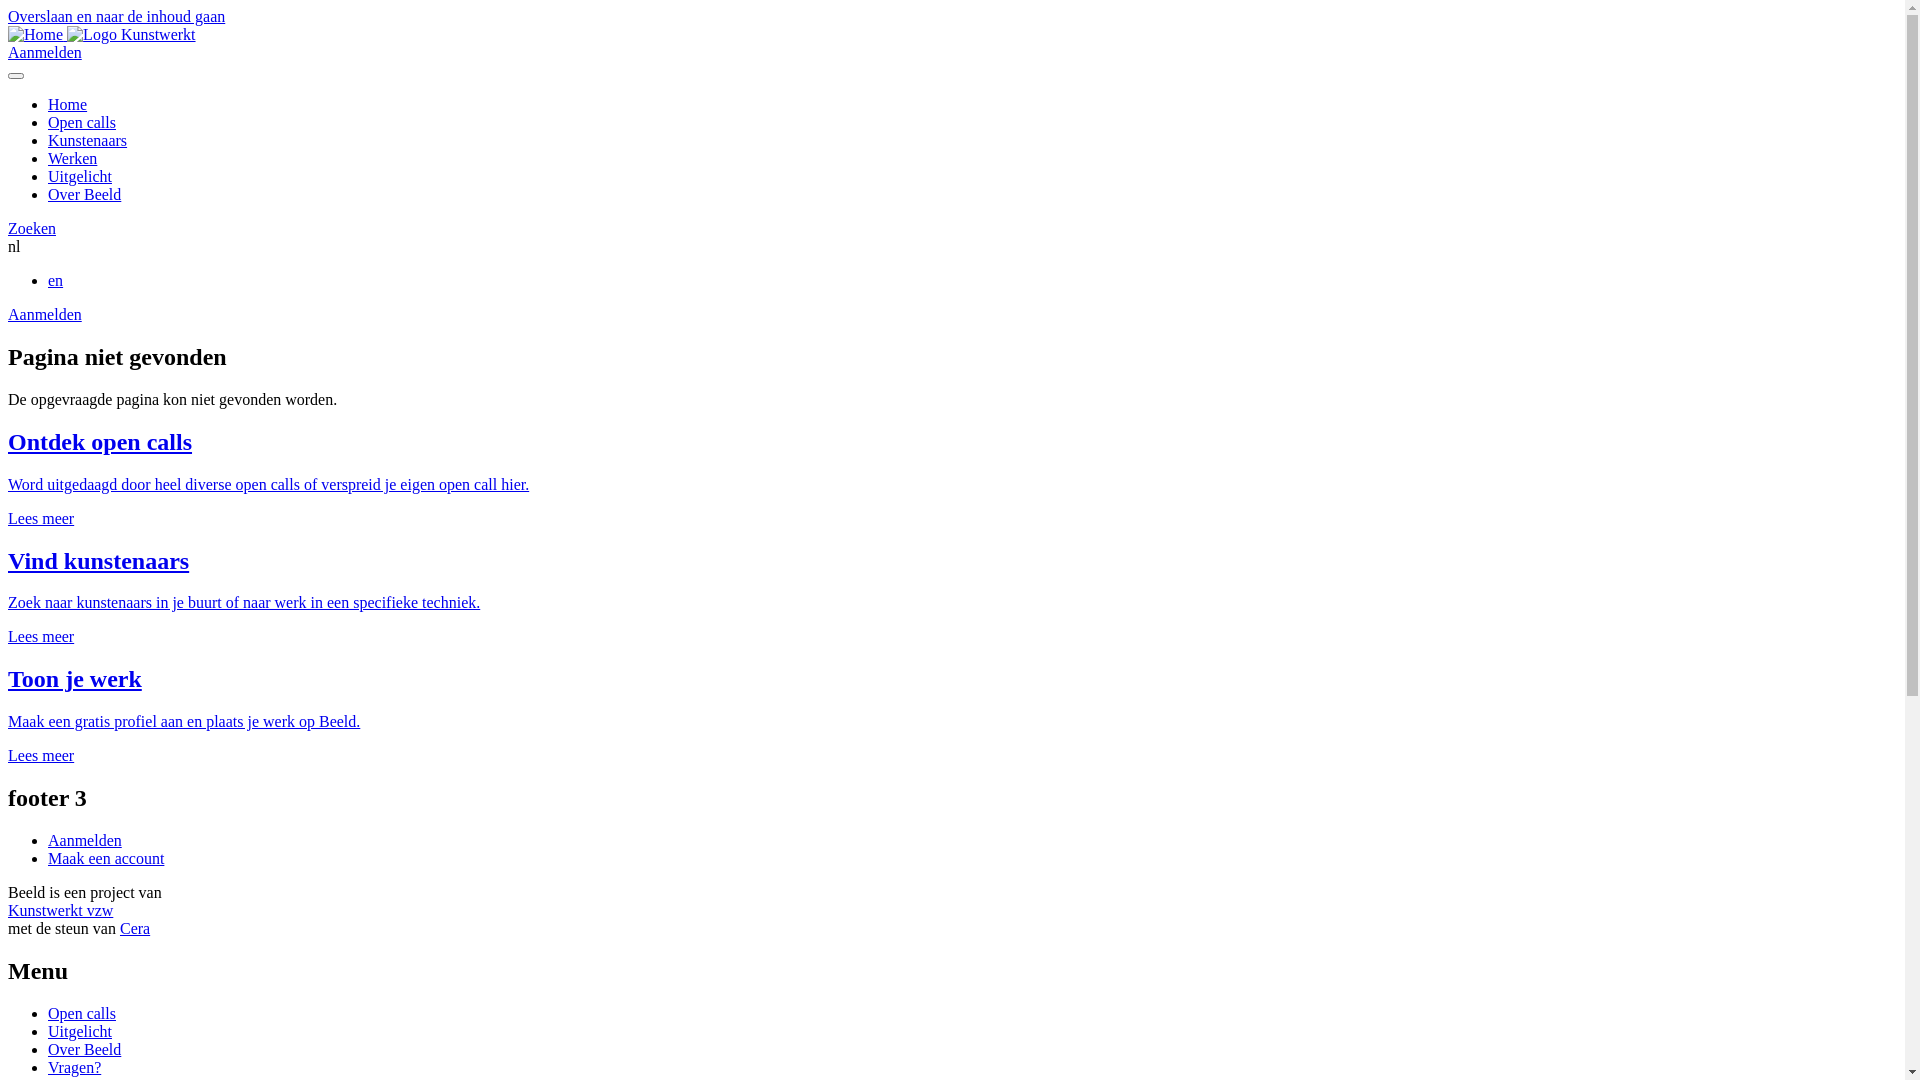 The width and height of the screenshot is (1920, 1080). What do you see at coordinates (133, 928) in the screenshot?
I see `'Cera'` at bounding box center [133, 928].